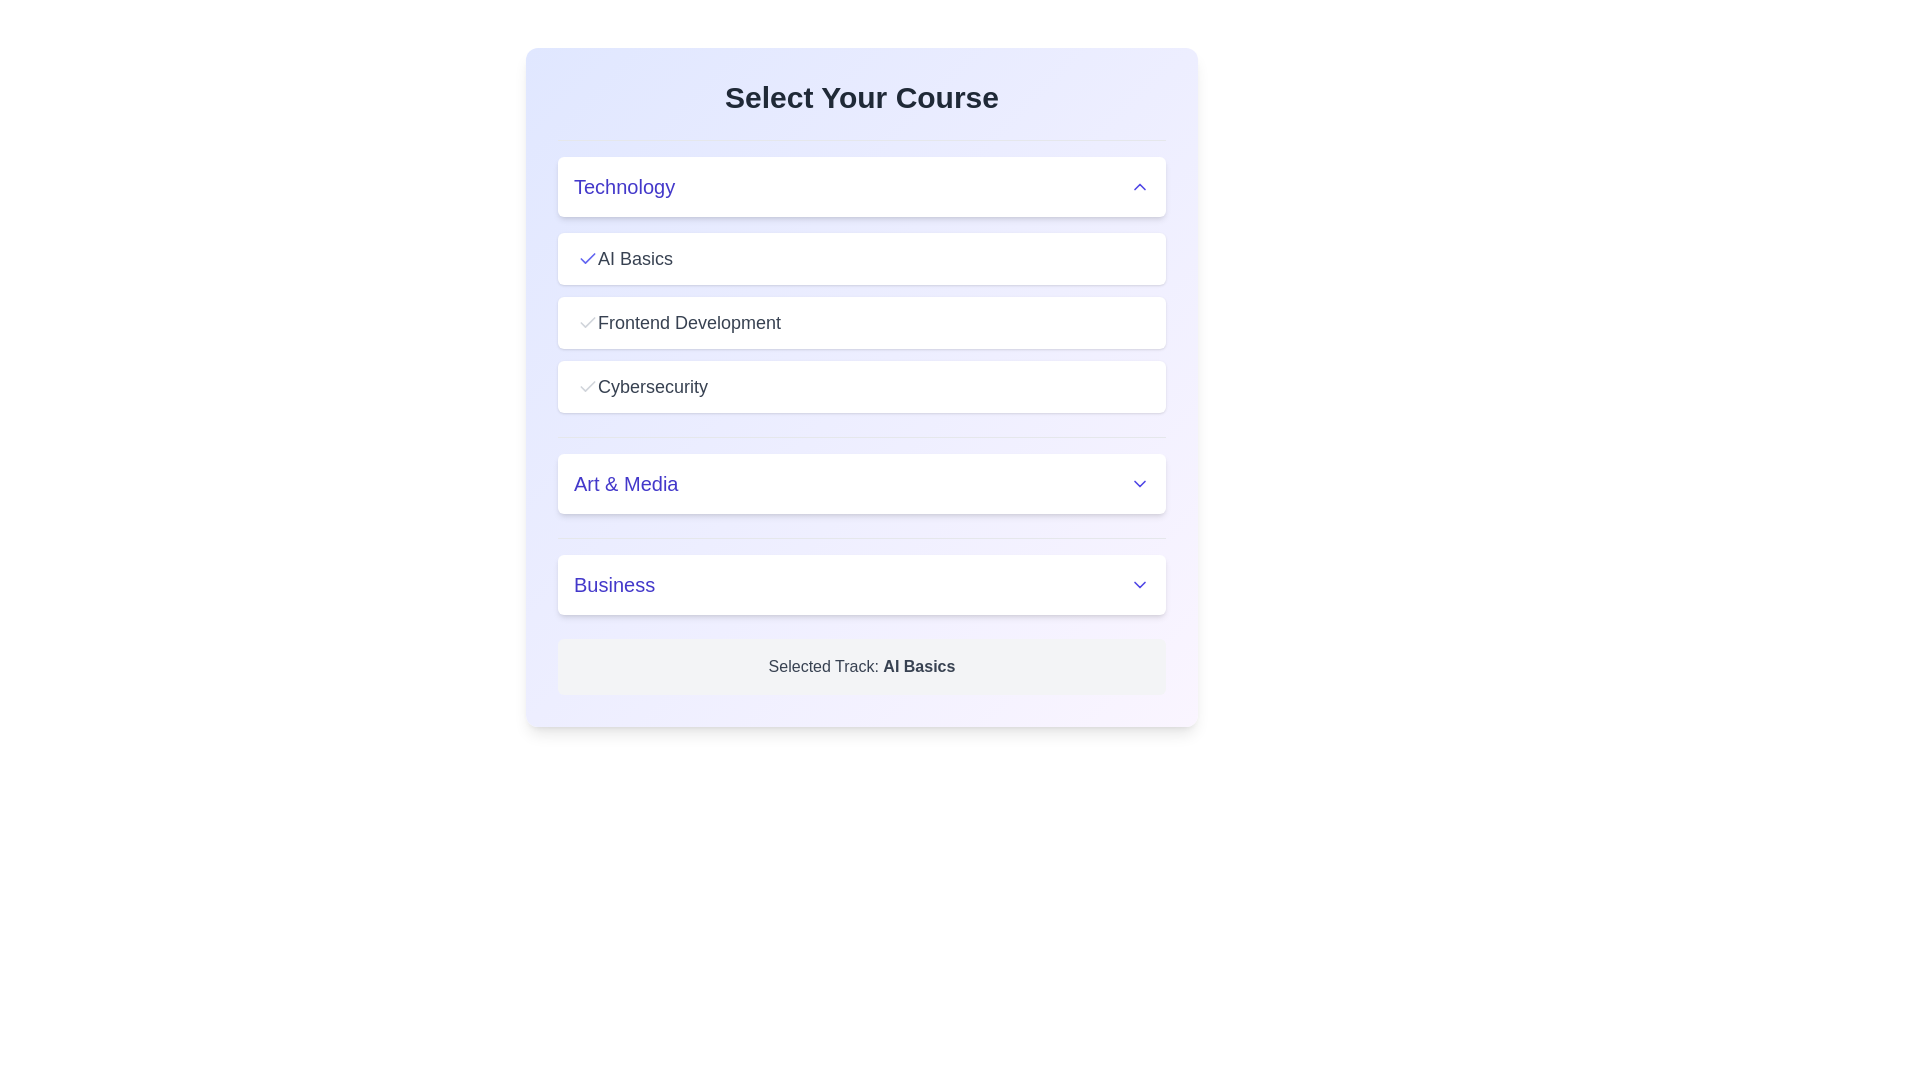 The height and width of the screenshot is (1080, 1920). I want to click on the interactive list group in the 'Technology' category, so click(862, 276).